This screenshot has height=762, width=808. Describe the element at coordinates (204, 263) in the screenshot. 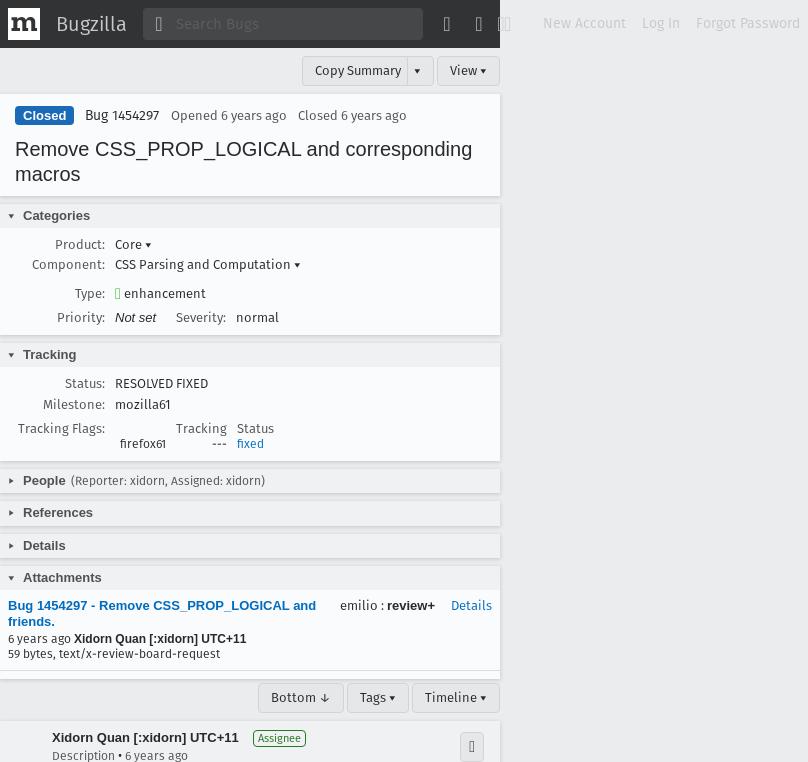

I see `'CSS Parsing and Computation'` at that location.